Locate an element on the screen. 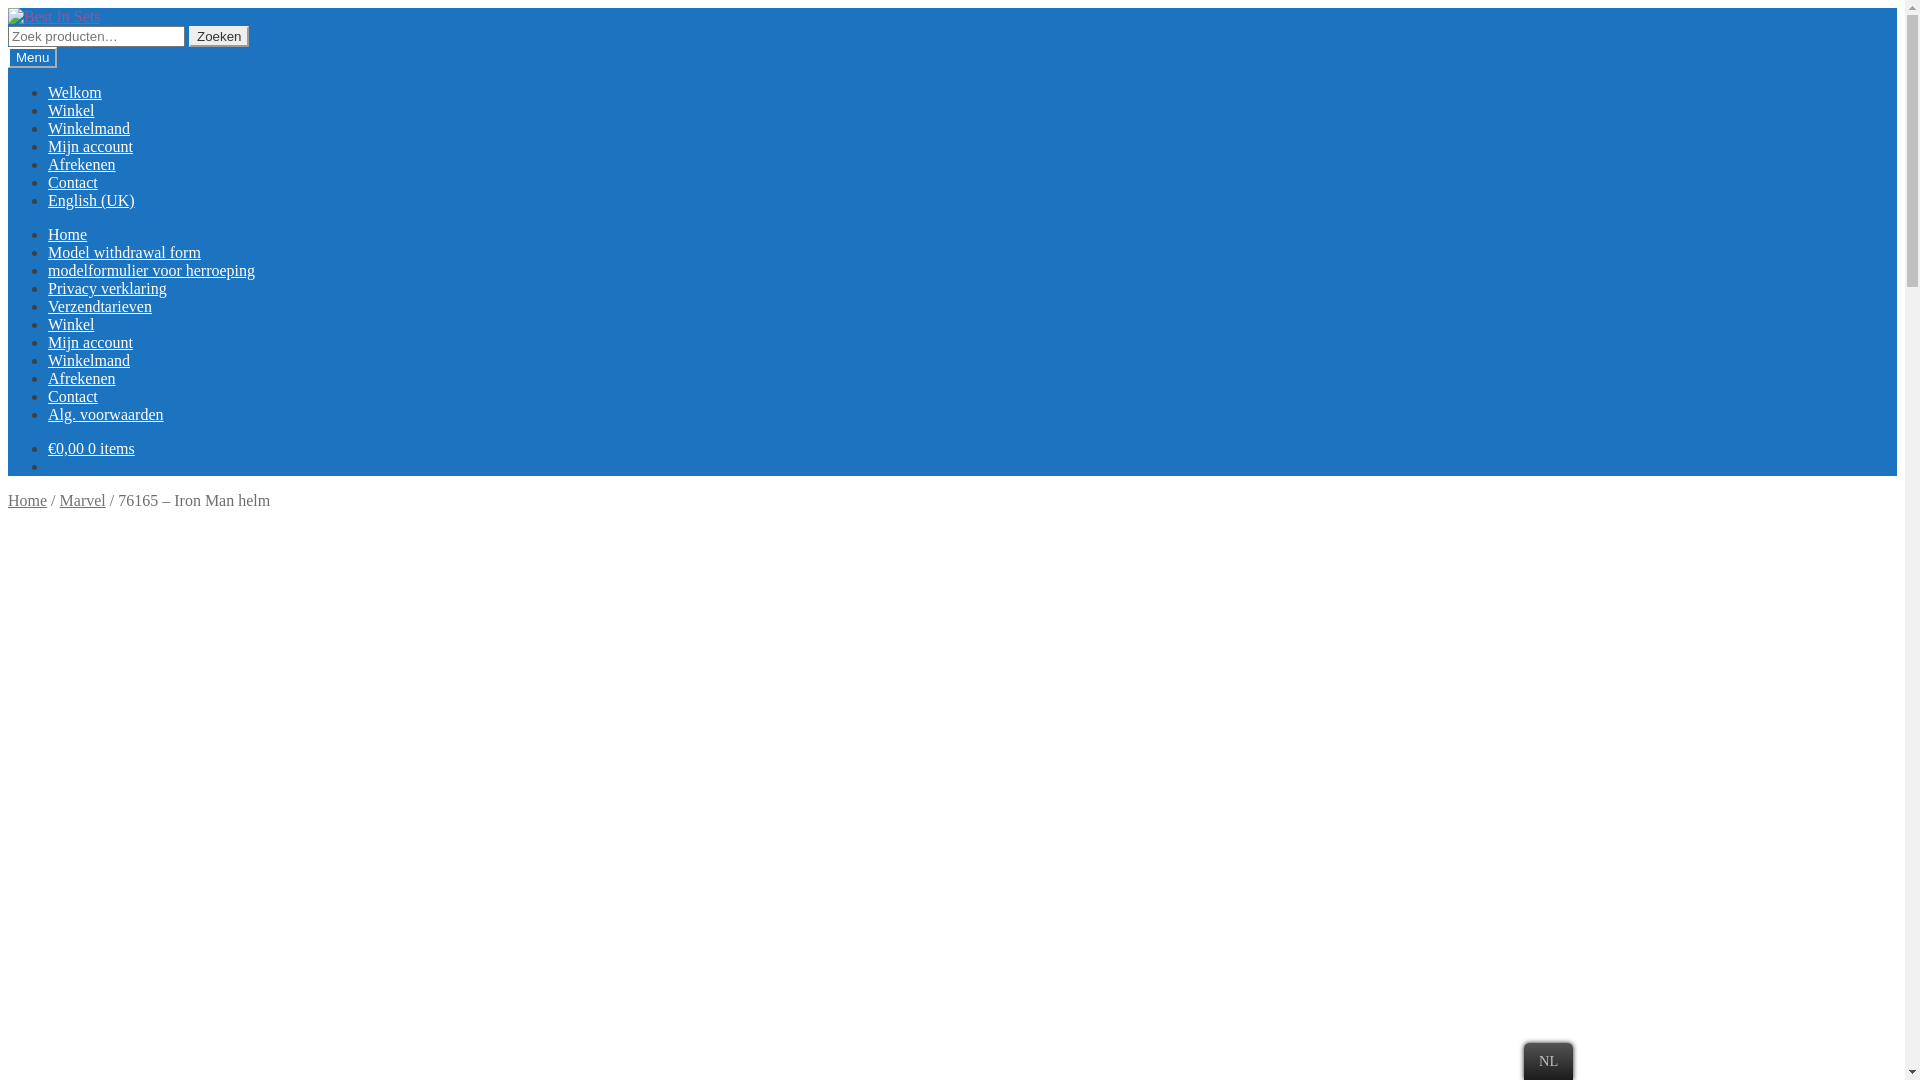 This screenshot has height=1080, width=1920. 'Alg. voorwaarden' is located at coordinates (104, 413).